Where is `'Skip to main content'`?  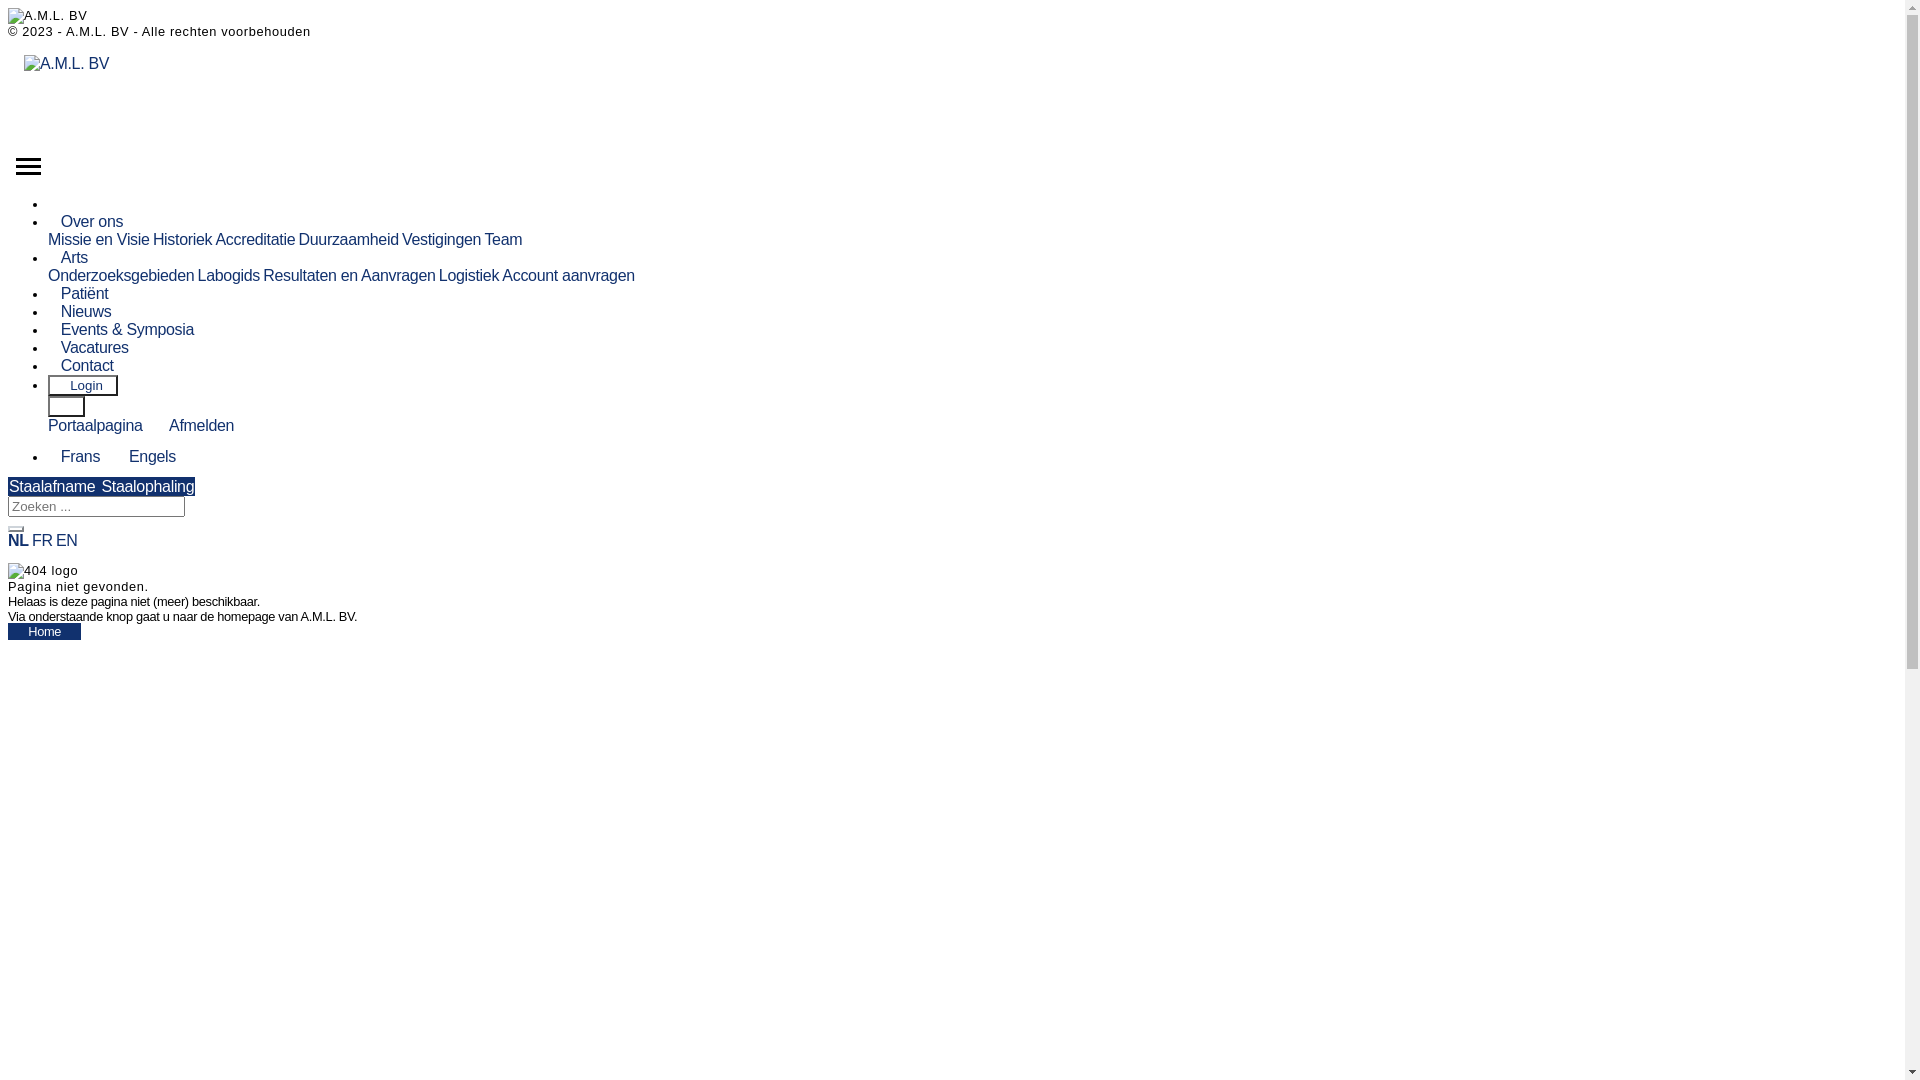 'Skip to main content' is located at coordinates (7, 7).